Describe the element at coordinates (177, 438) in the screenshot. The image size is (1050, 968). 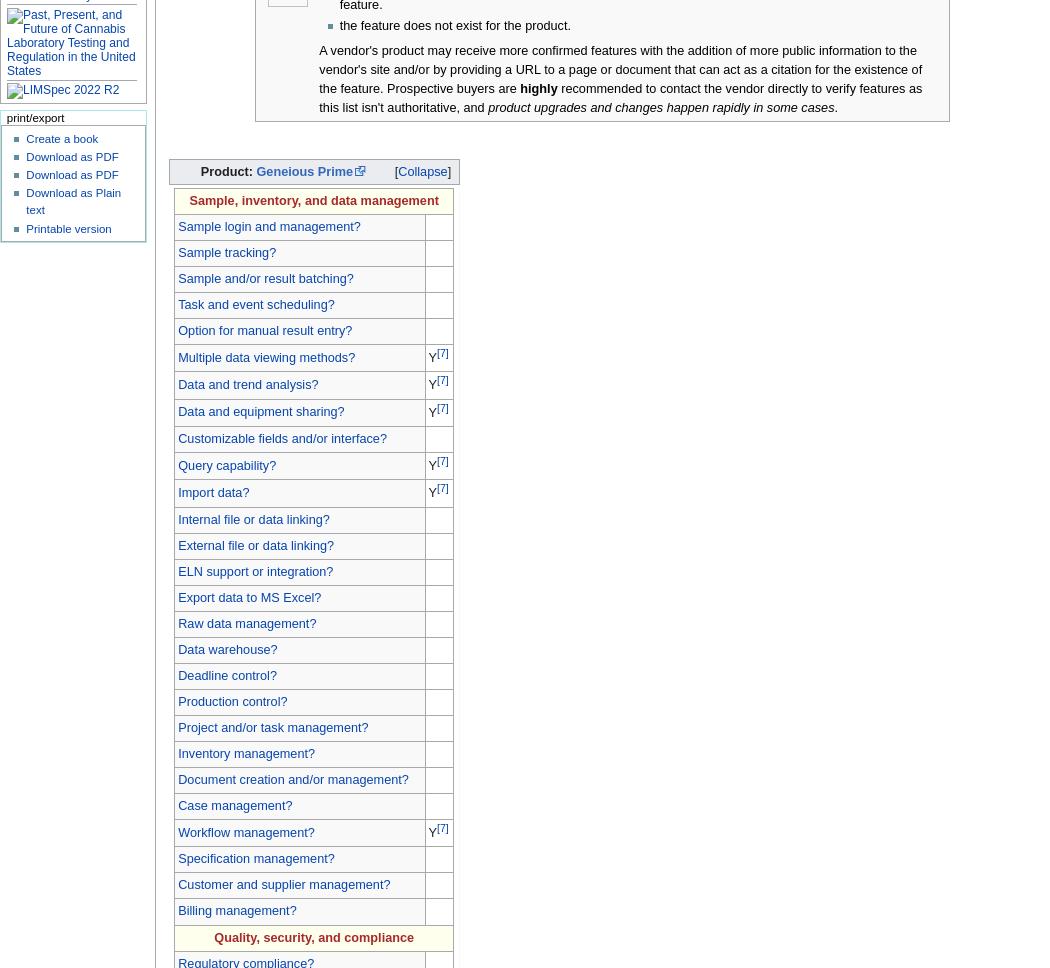
I see `'Customizable fields and/or interface?'` at that location.